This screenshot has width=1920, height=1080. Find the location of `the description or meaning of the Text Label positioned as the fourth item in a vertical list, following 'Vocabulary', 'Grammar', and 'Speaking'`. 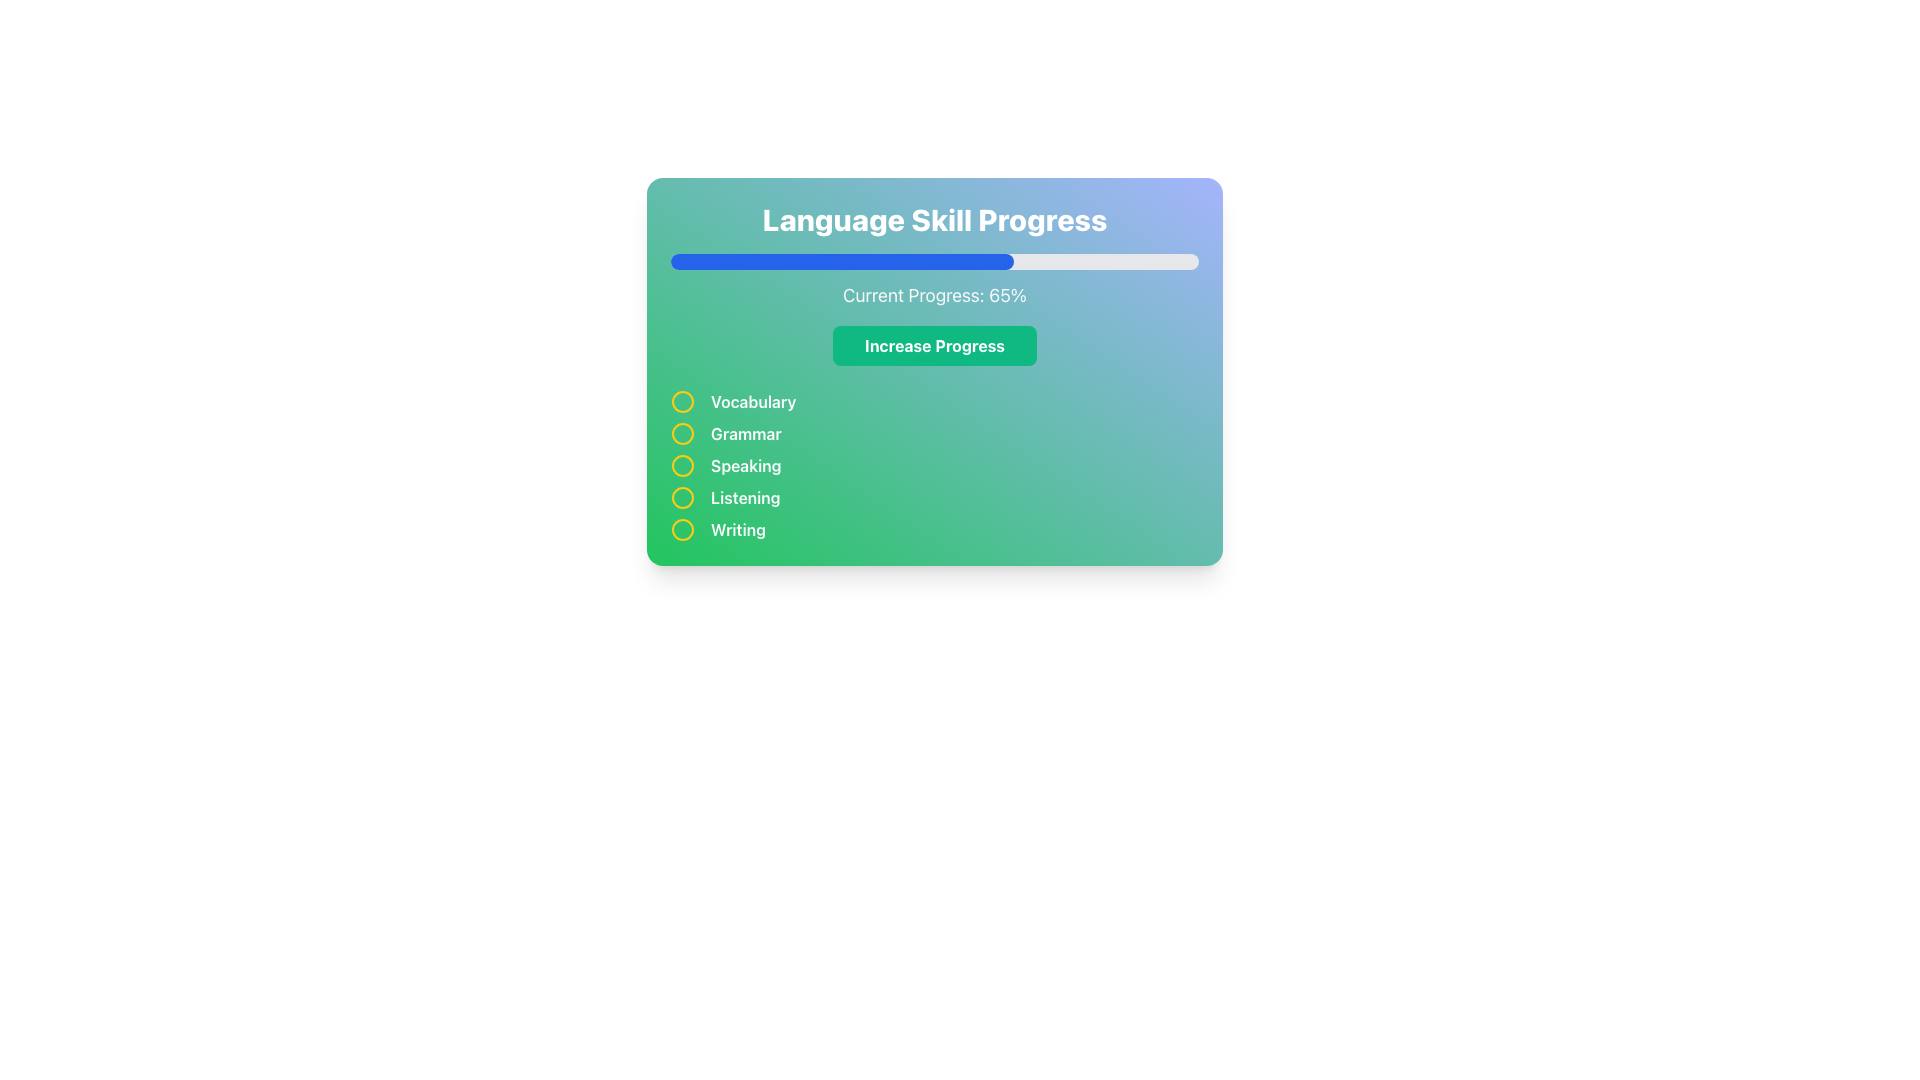

the description or meaning of the Text Label positioned as the fourth item in a vertical list, following 'Vocabulary', 'Grammar', and 'Speaking' is located at coordinates (744, 496).